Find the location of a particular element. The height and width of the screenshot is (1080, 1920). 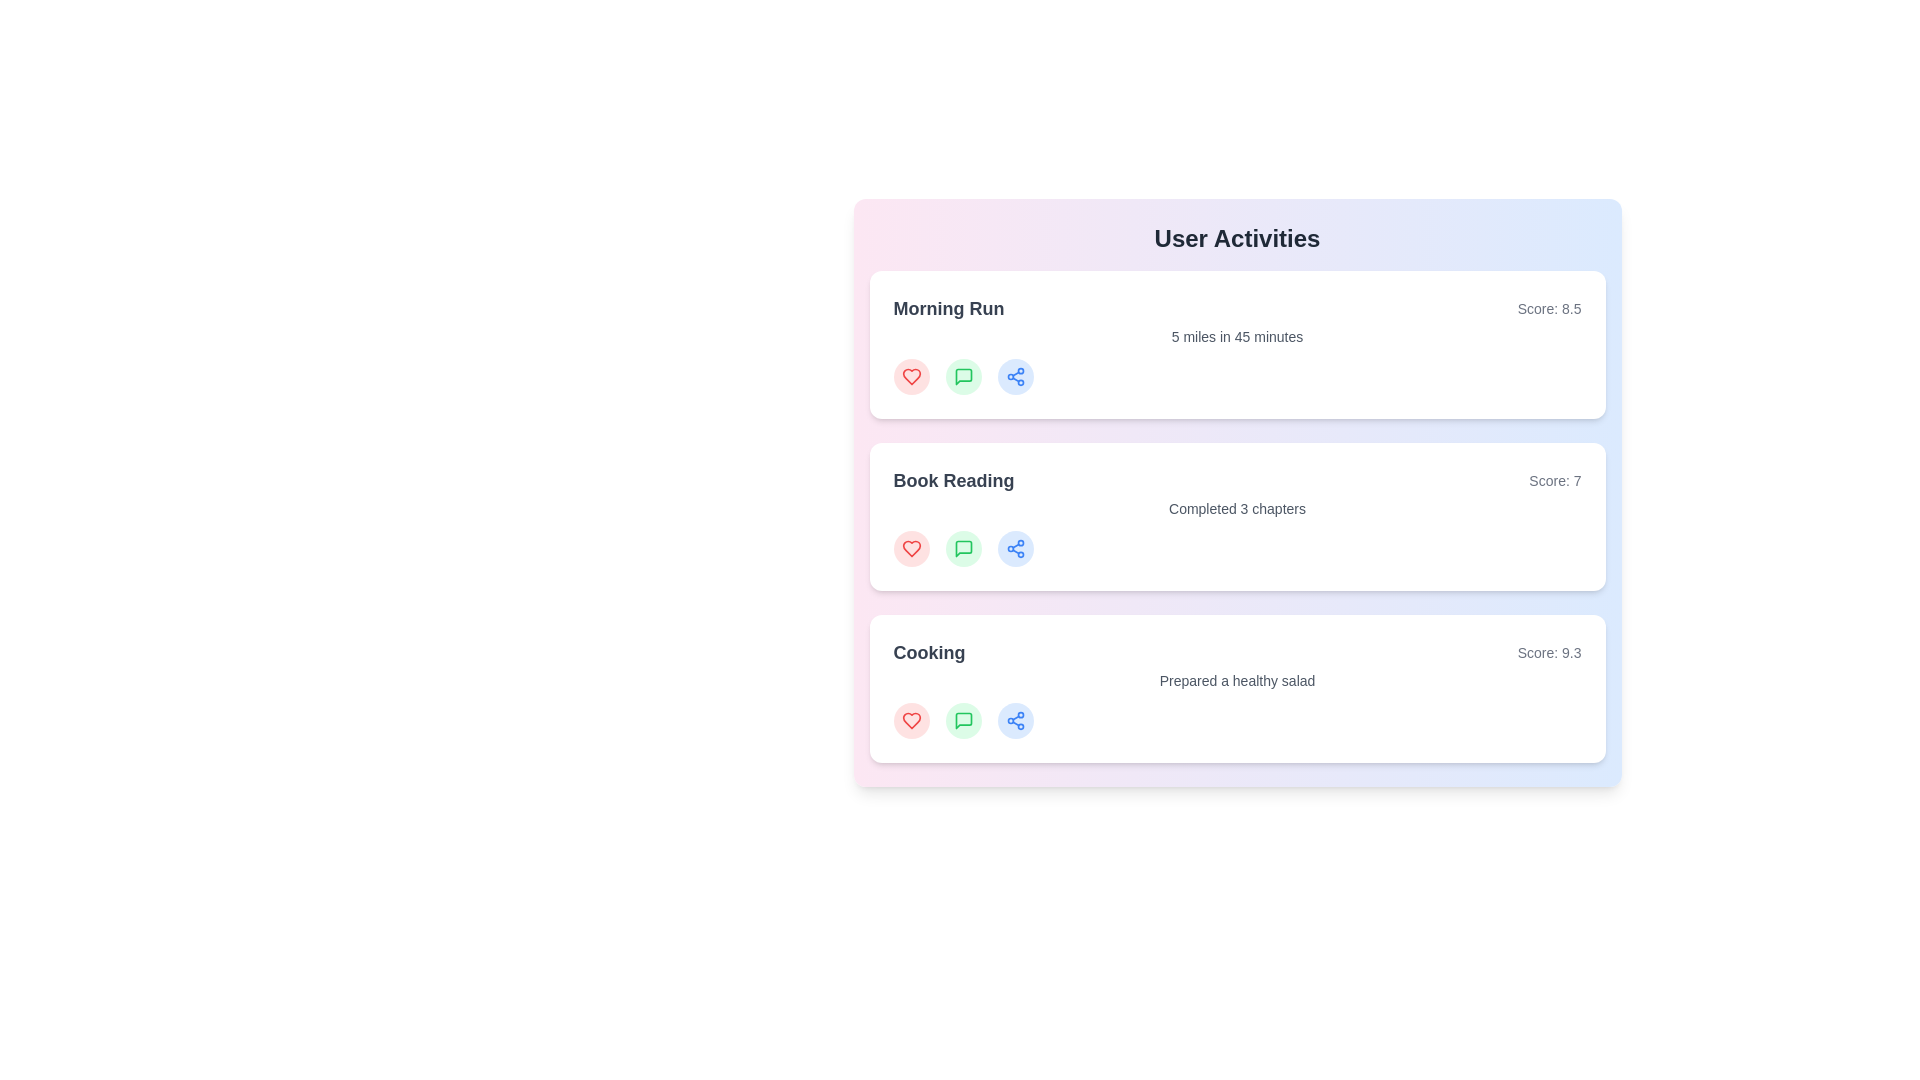

'like' button for the activity 'Book Reading' is located at coordinates (910, 548).